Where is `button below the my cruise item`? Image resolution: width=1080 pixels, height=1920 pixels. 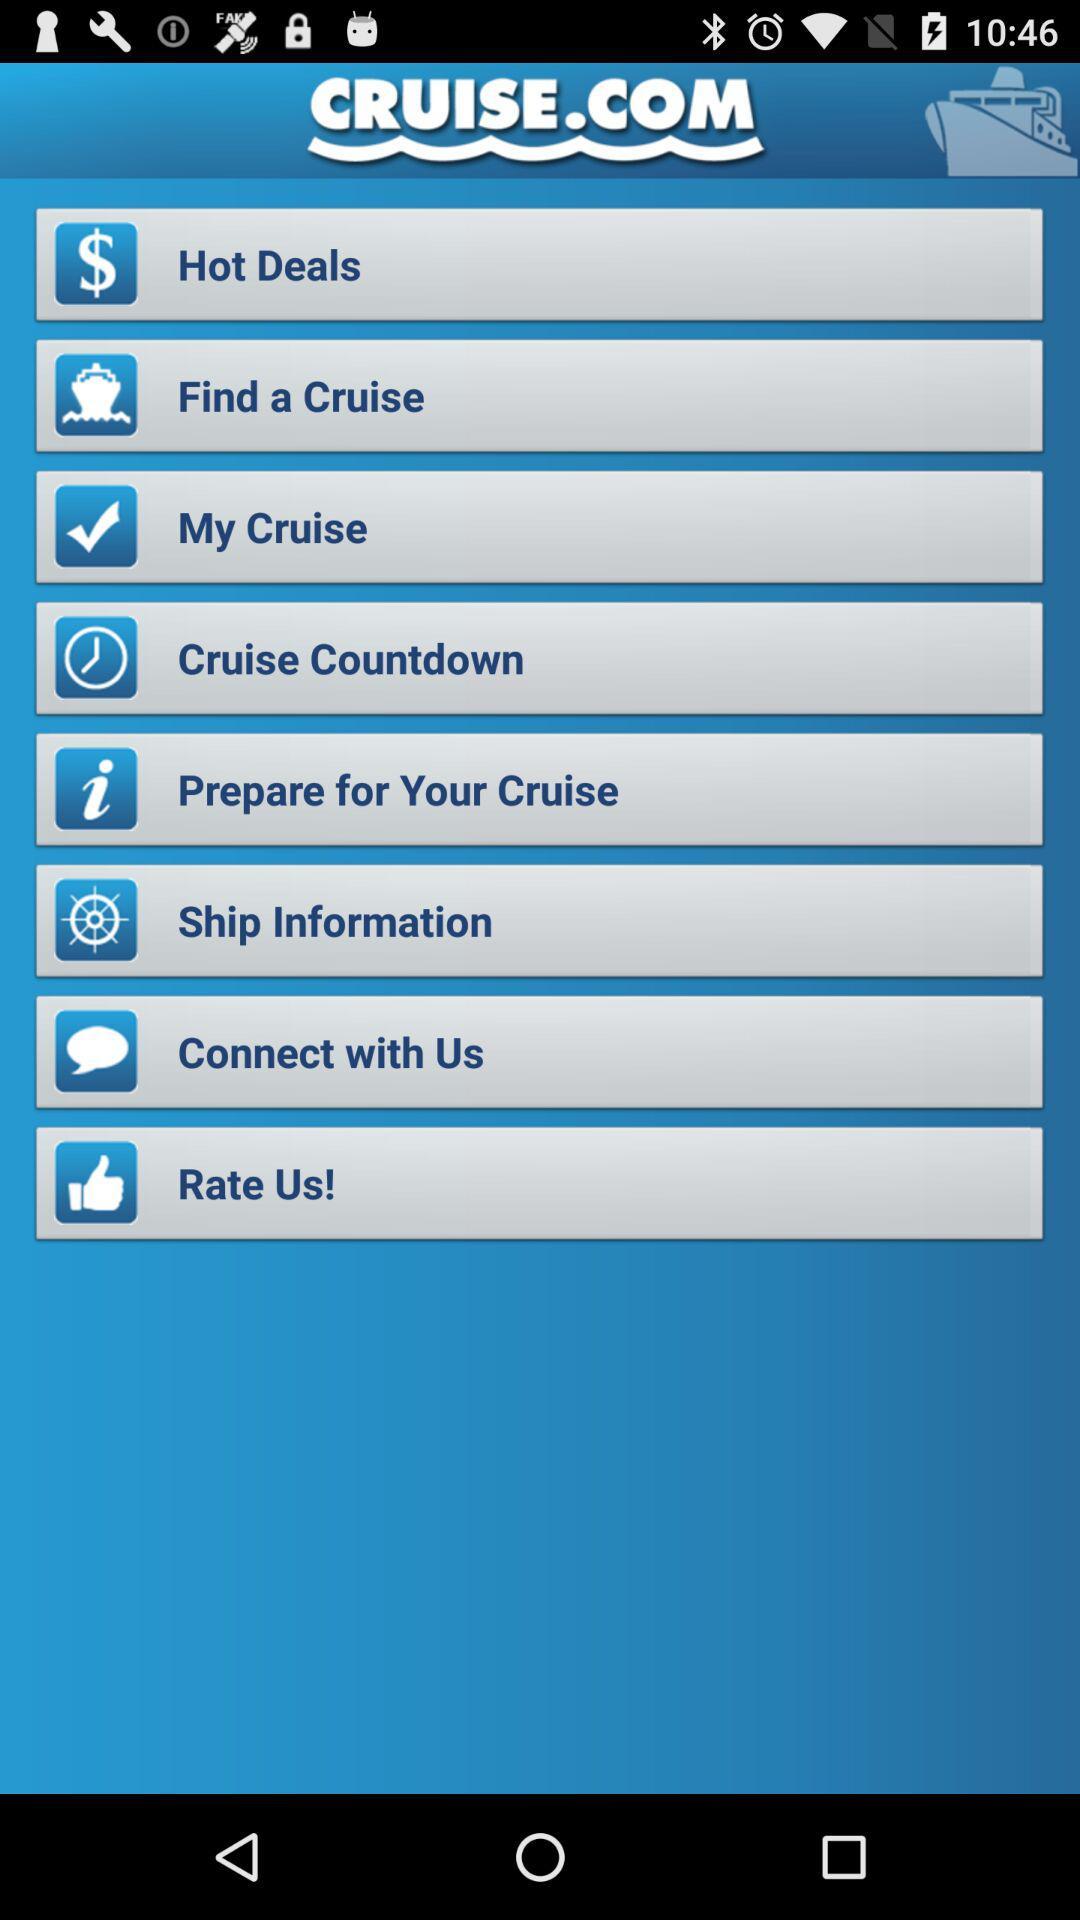 button below the my cruise item is located at coordinates (540, 664).